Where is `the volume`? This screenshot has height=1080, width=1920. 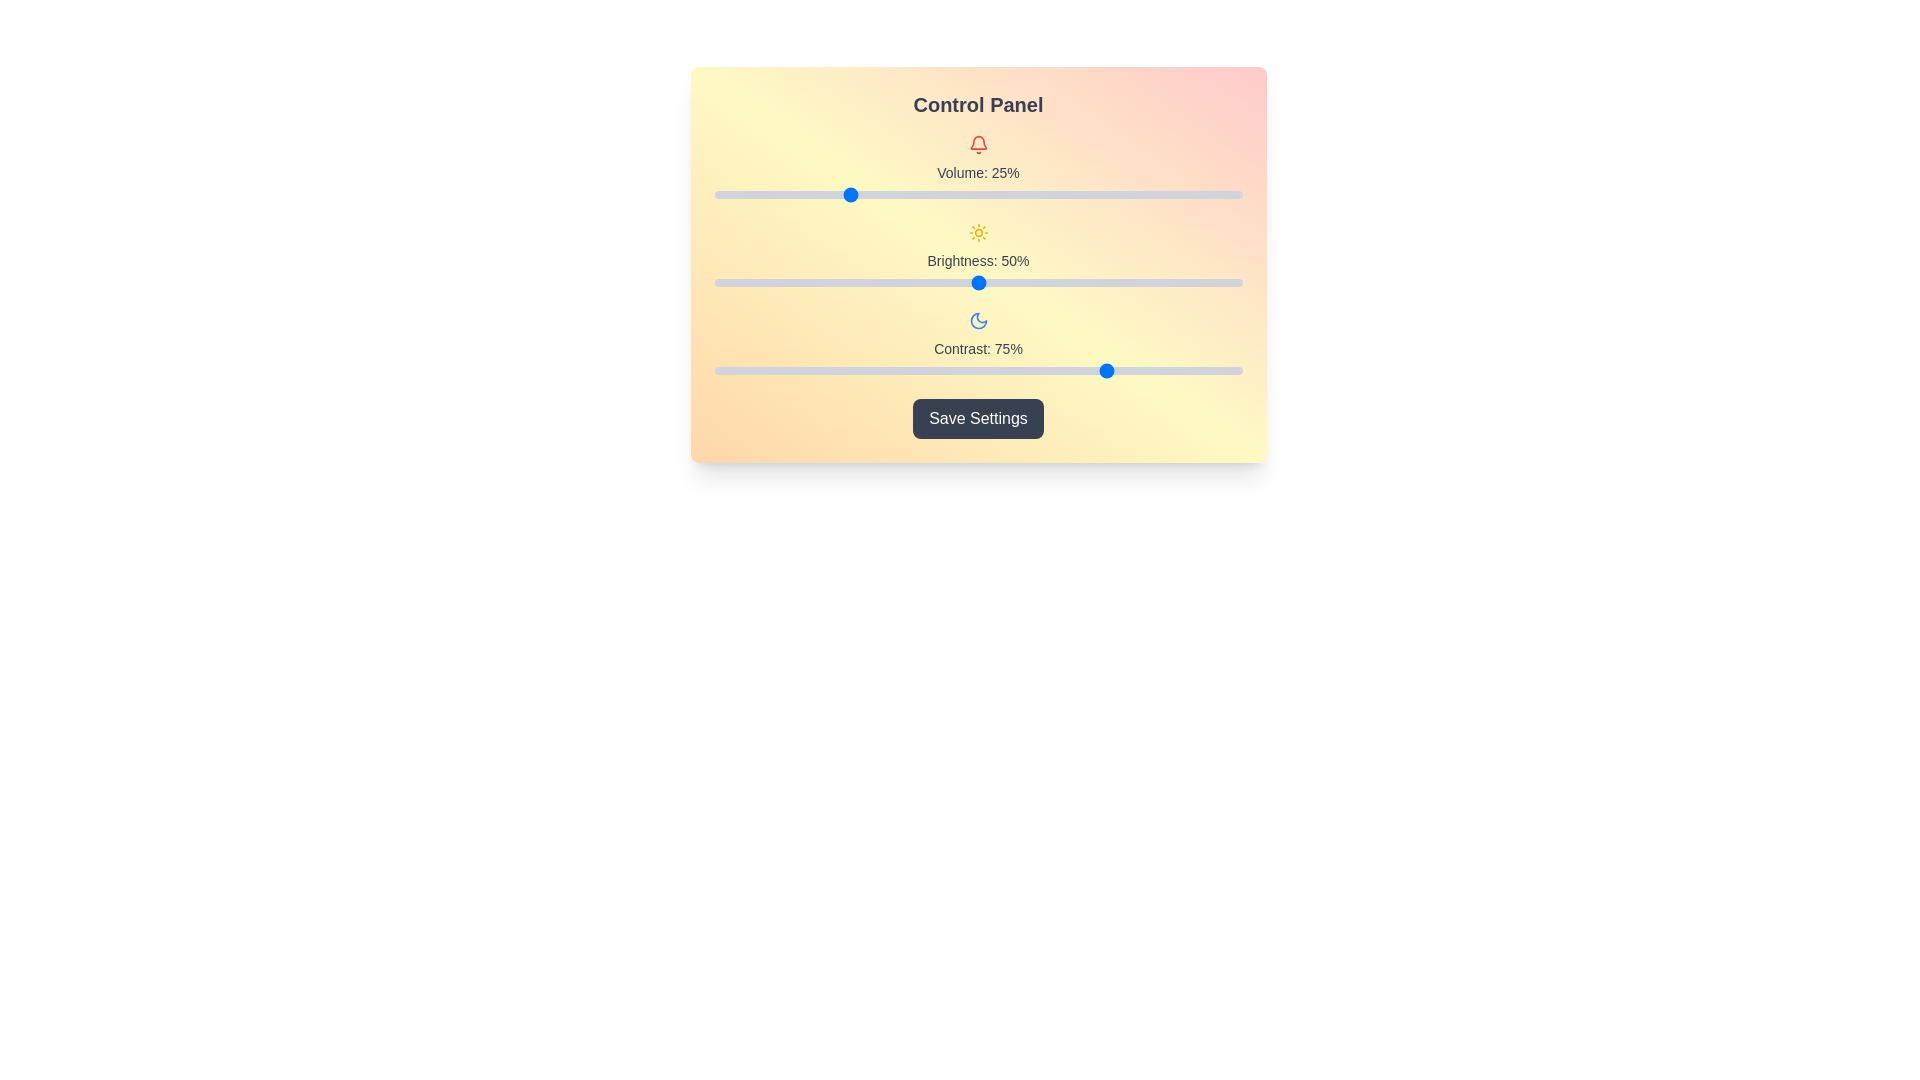
the volume is located at coordinates (1015, 195).